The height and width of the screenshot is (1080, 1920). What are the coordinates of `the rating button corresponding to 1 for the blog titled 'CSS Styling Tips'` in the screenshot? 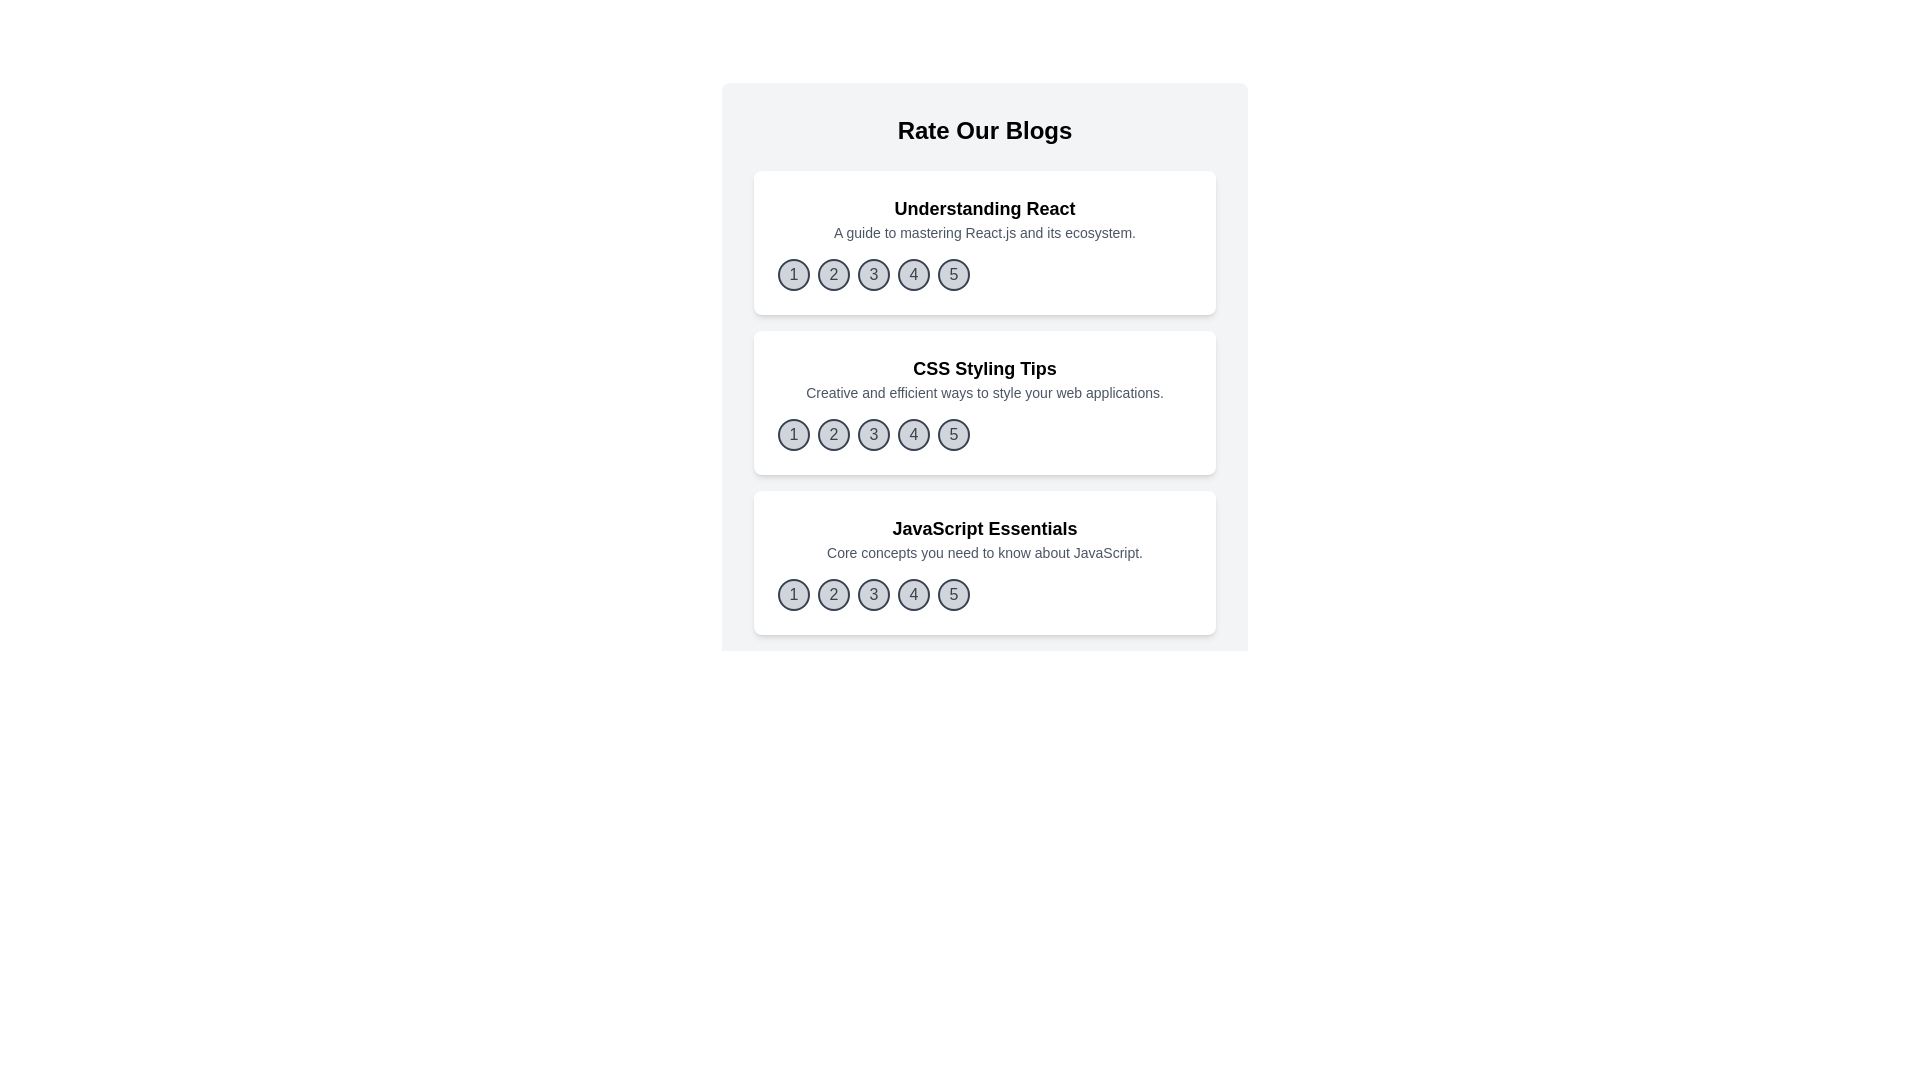 It's located at (792, 434).